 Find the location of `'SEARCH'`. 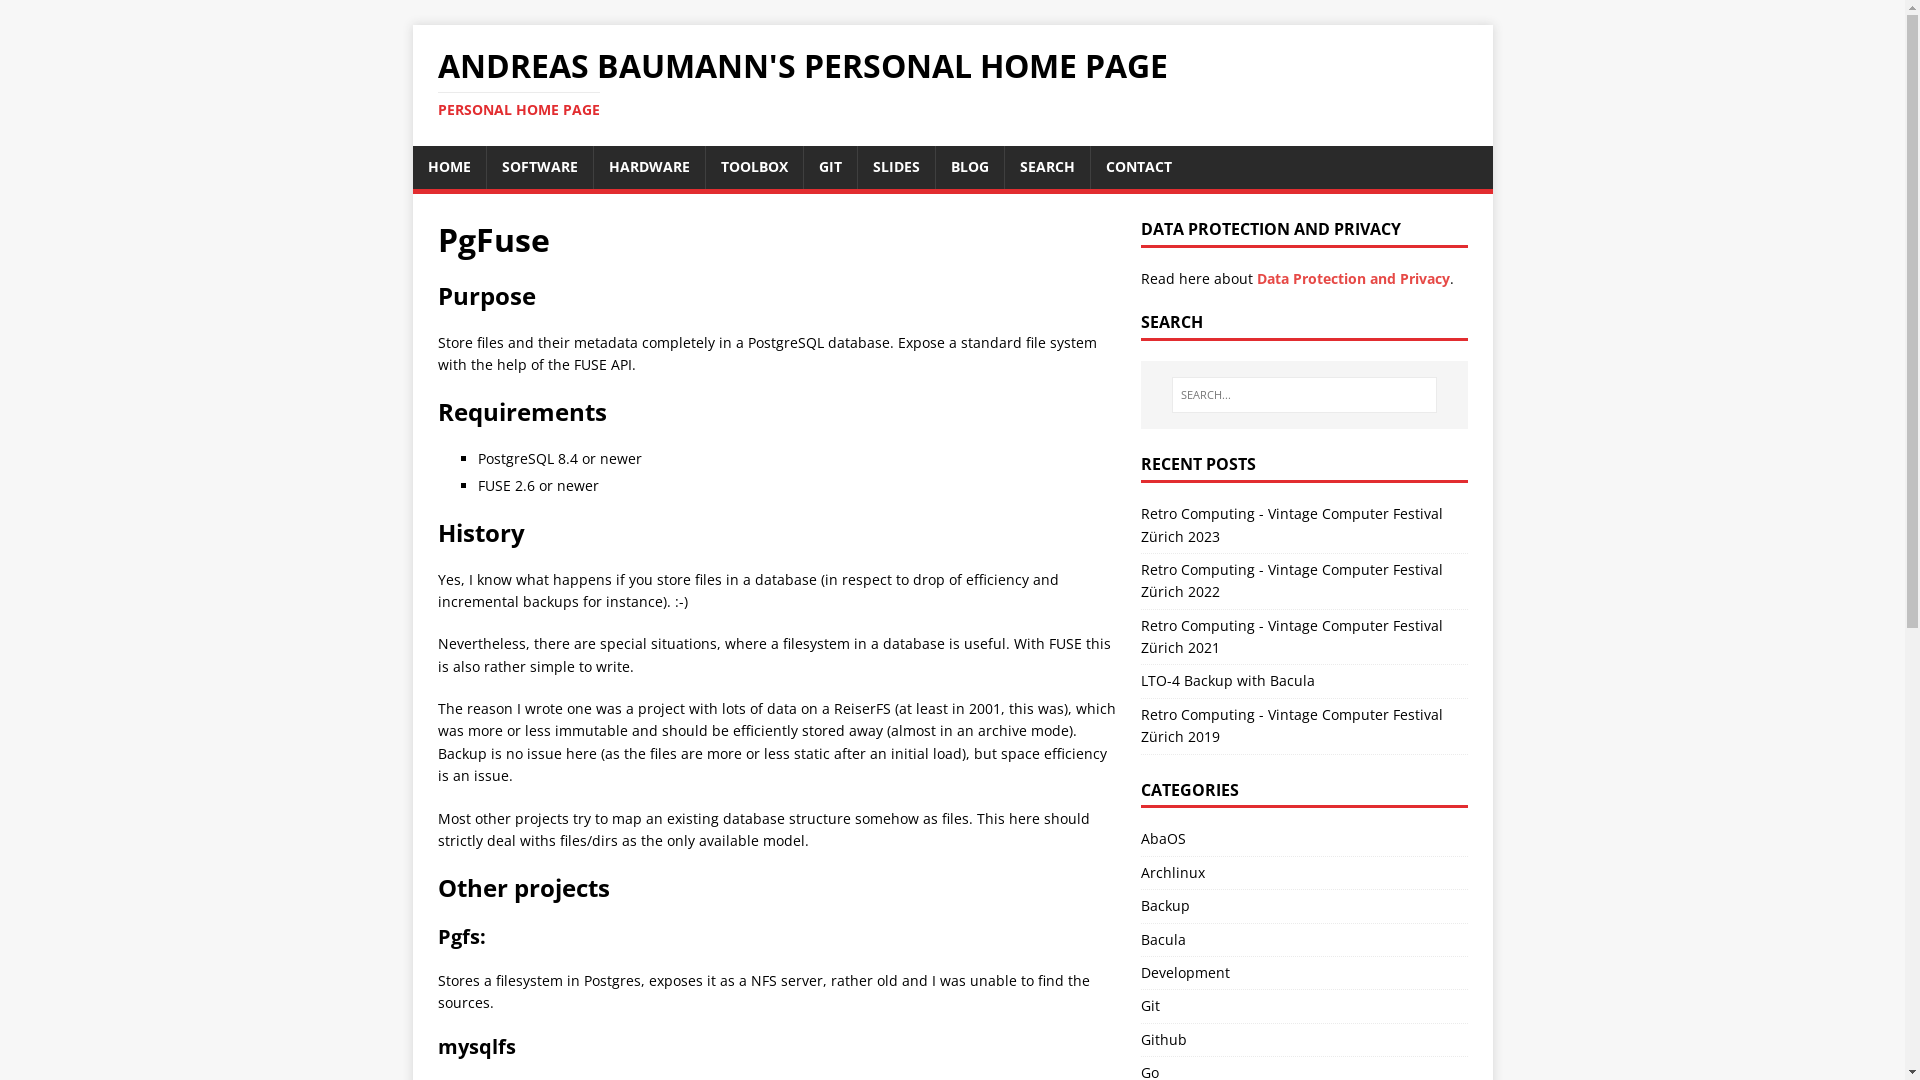

'SEARCH' is located at coordinates (1045, 165).